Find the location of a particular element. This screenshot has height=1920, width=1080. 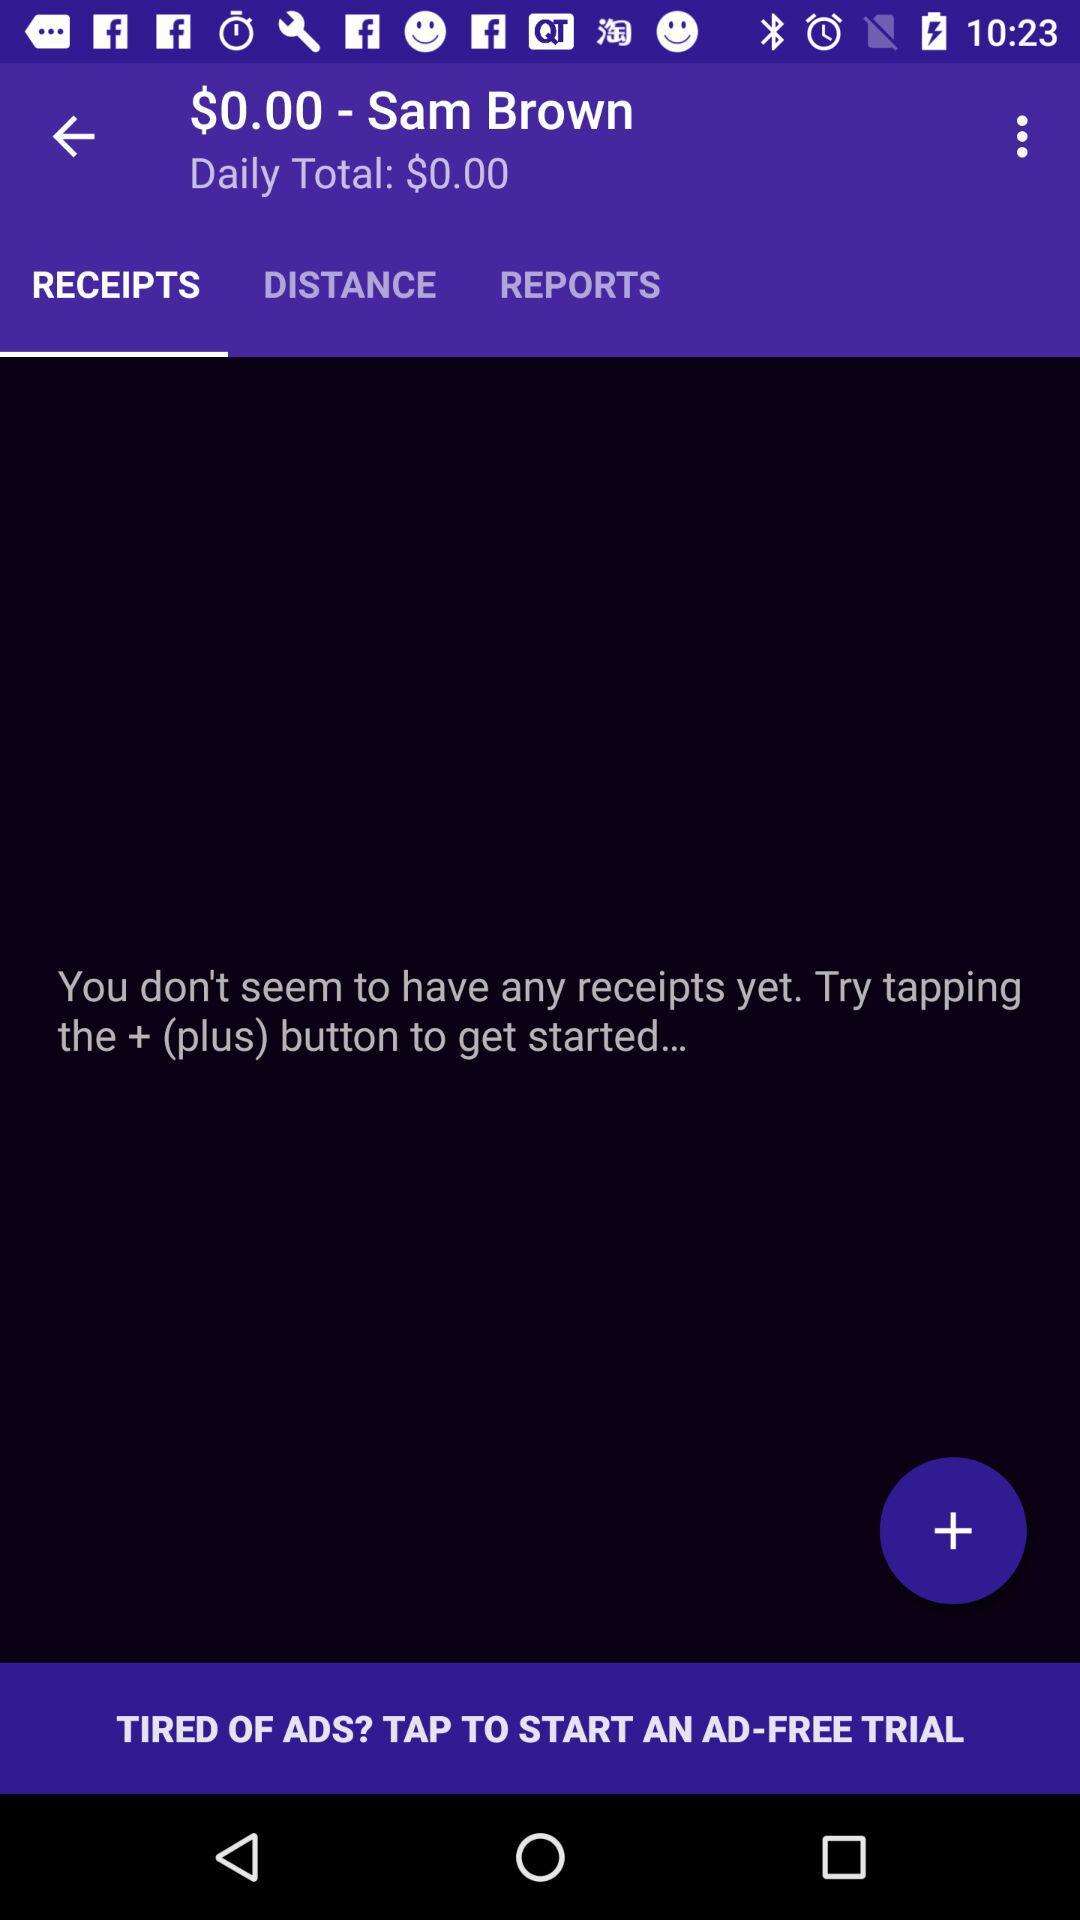

tap to get started is located at coordinates (952, 1529).